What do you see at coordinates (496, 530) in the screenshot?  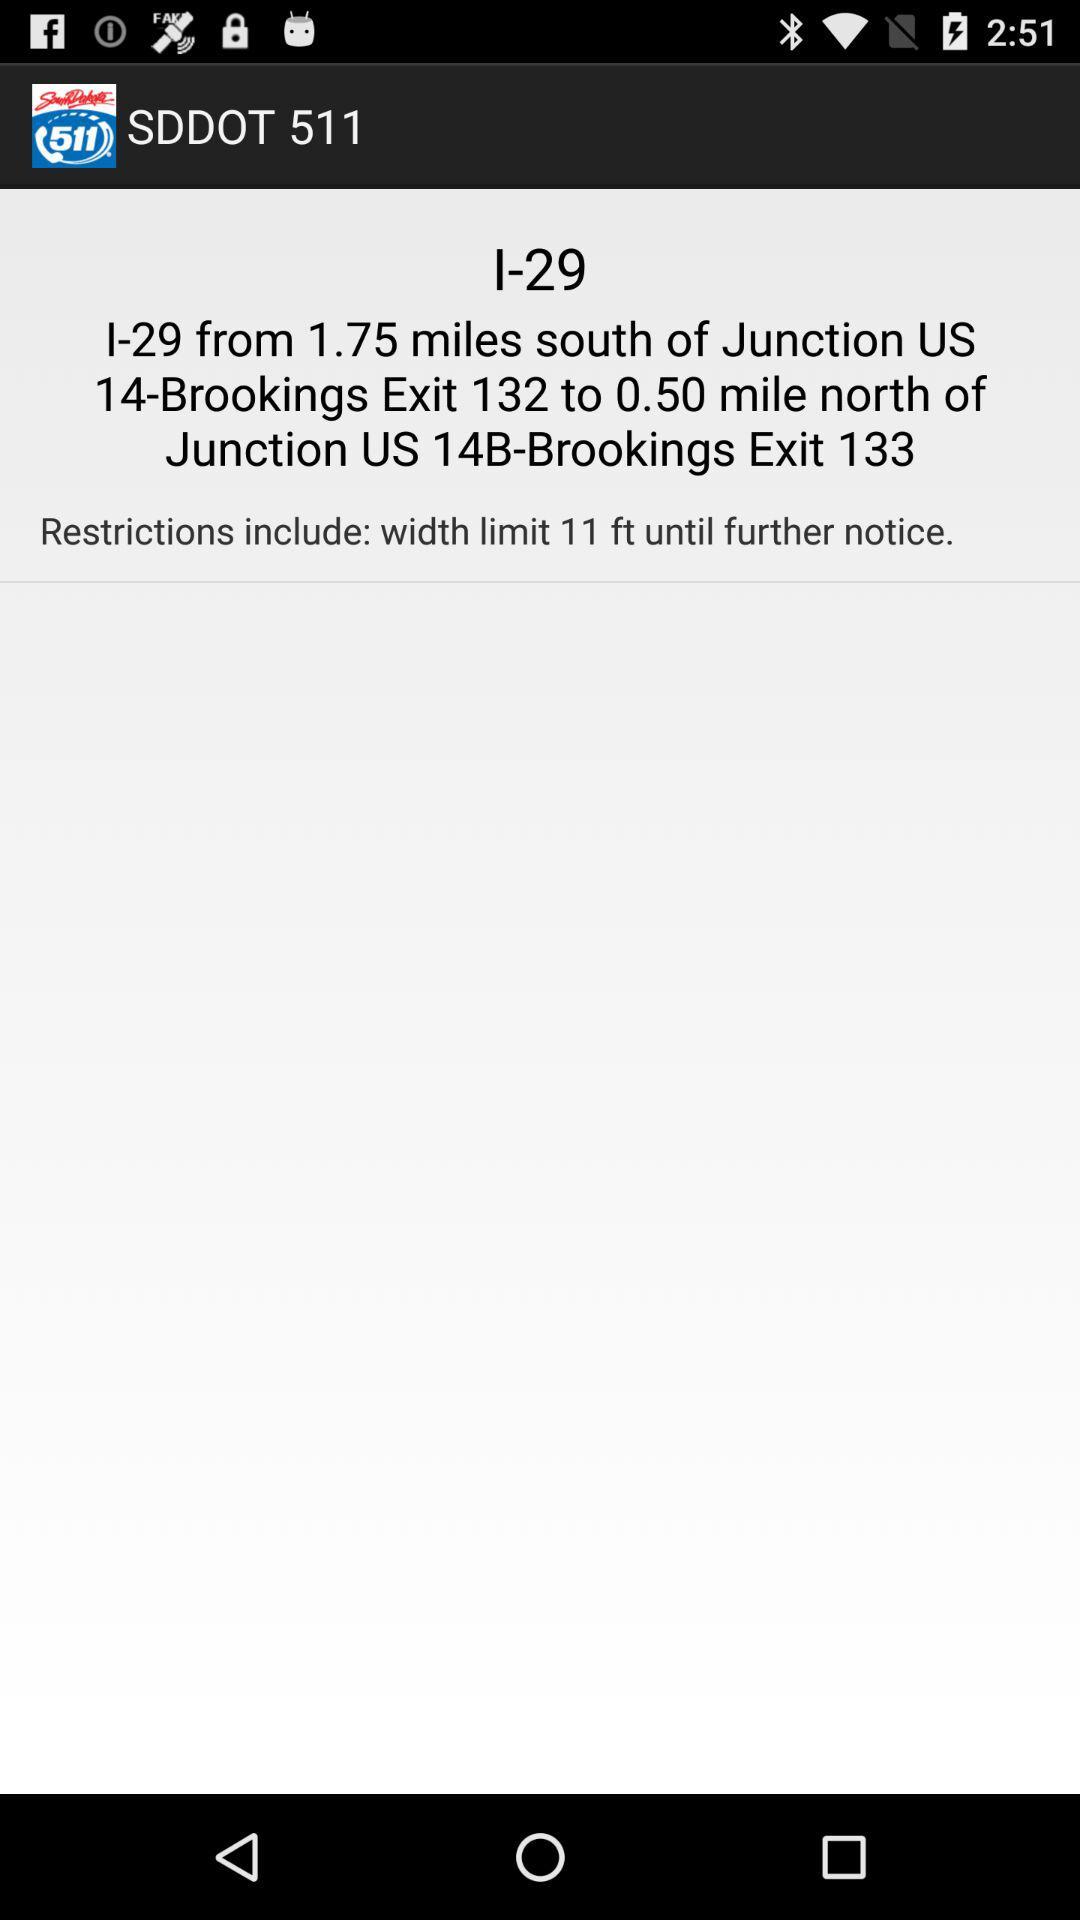 I see `the app below the i 29 from app` at bounding box center [496, 530].